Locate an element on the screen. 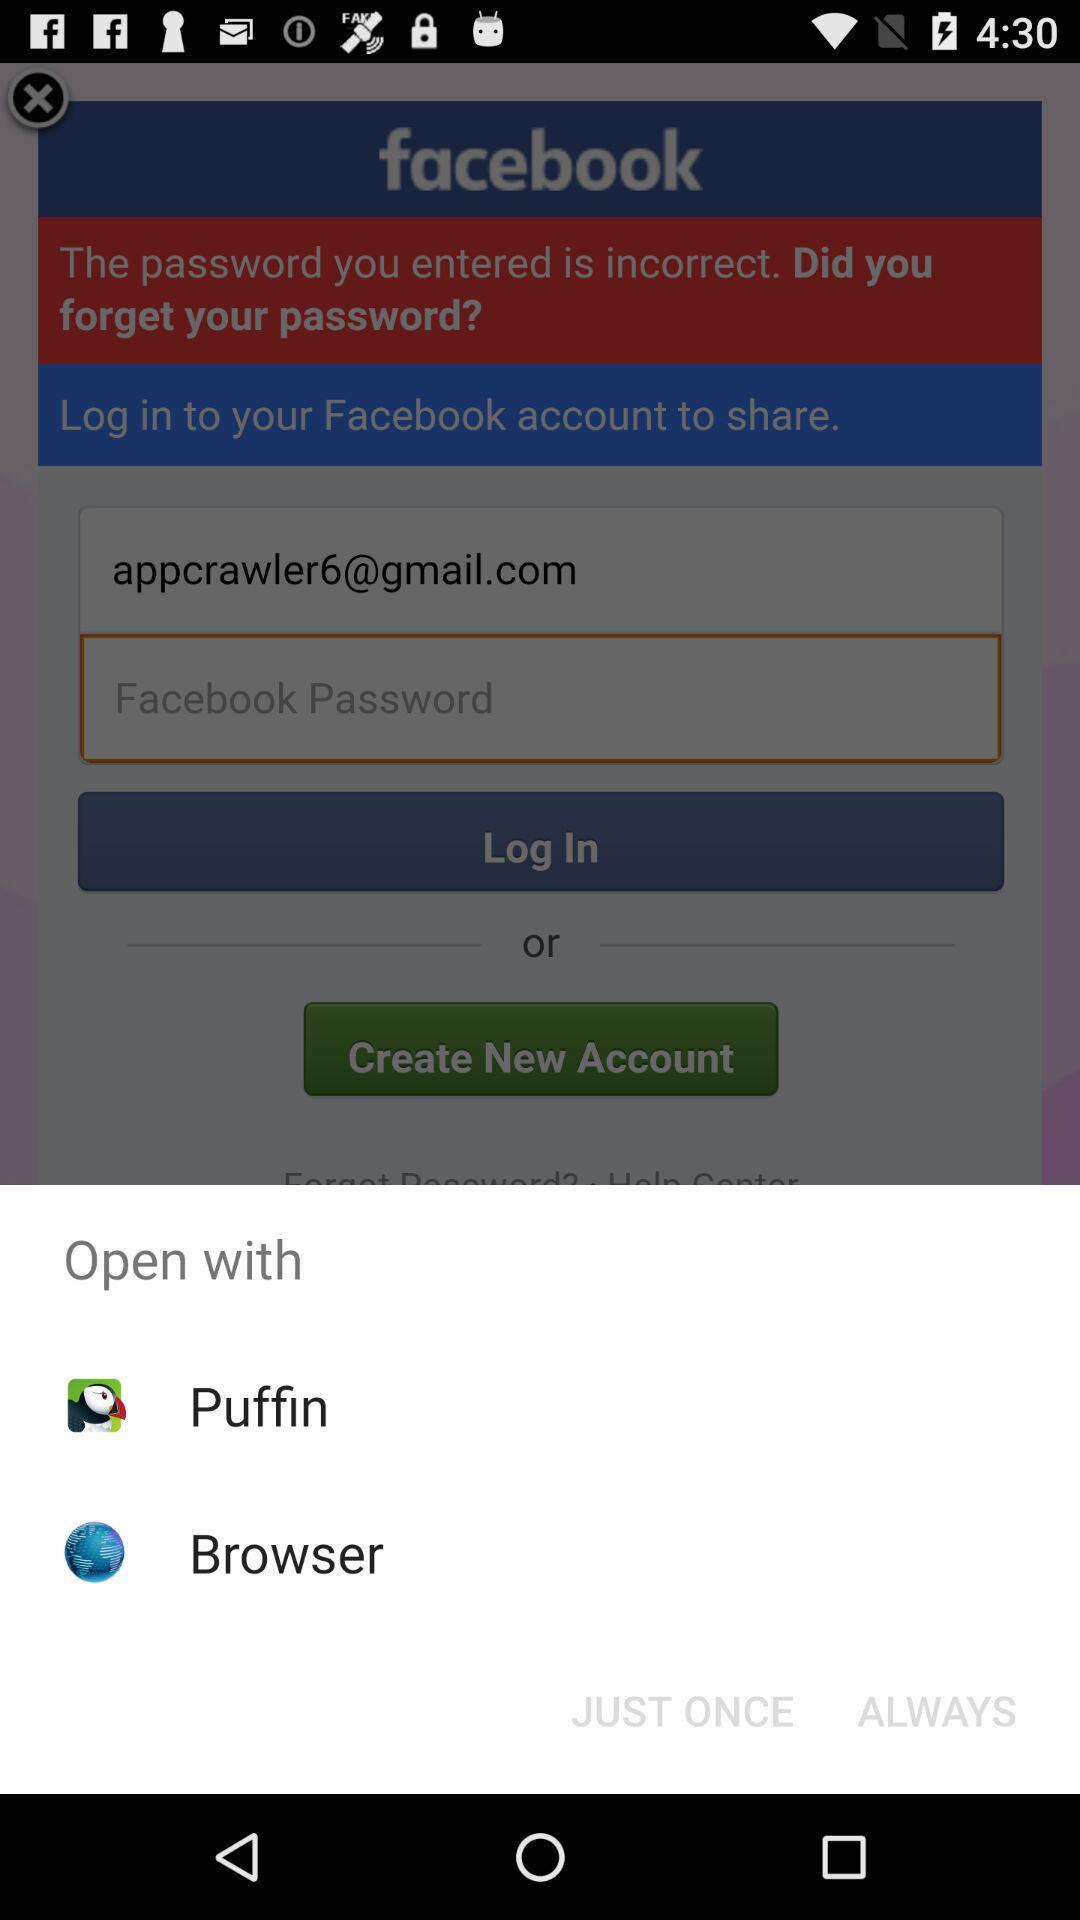 The image size is (1080, 1920). just once button is located at coordinates (681, 1708).